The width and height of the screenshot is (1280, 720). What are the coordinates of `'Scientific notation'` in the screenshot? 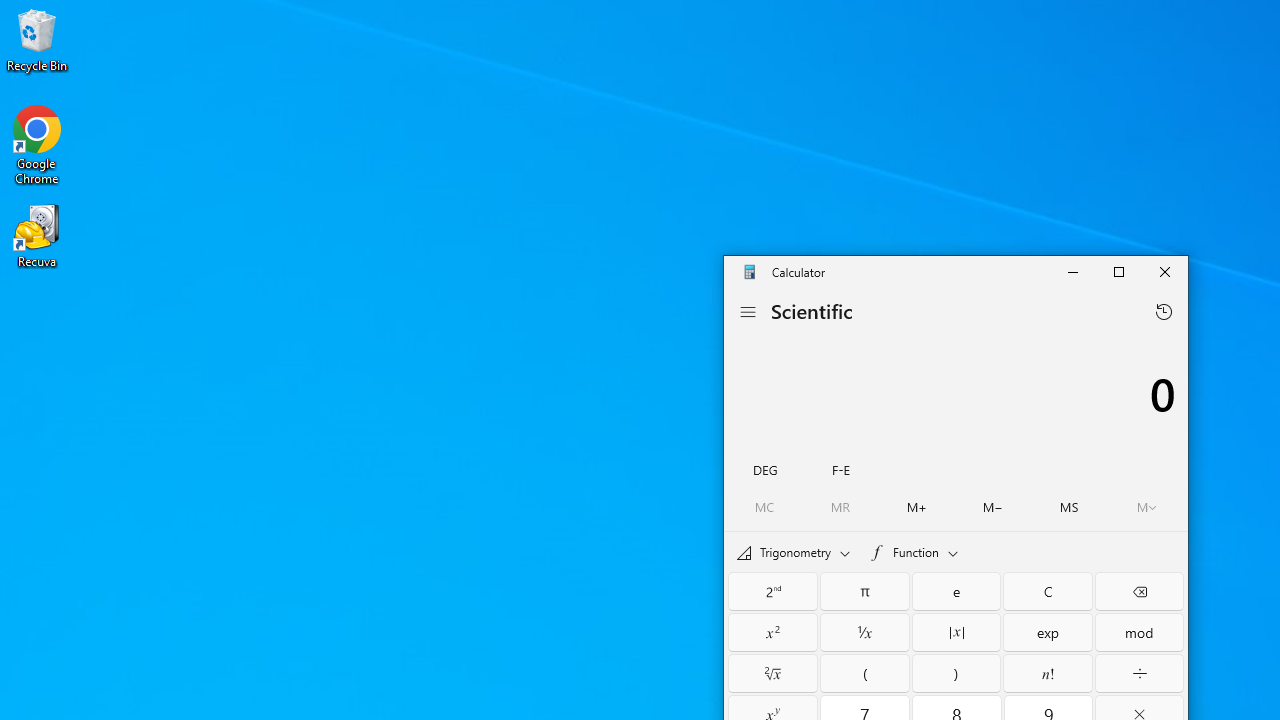 It's located at (840, 468).